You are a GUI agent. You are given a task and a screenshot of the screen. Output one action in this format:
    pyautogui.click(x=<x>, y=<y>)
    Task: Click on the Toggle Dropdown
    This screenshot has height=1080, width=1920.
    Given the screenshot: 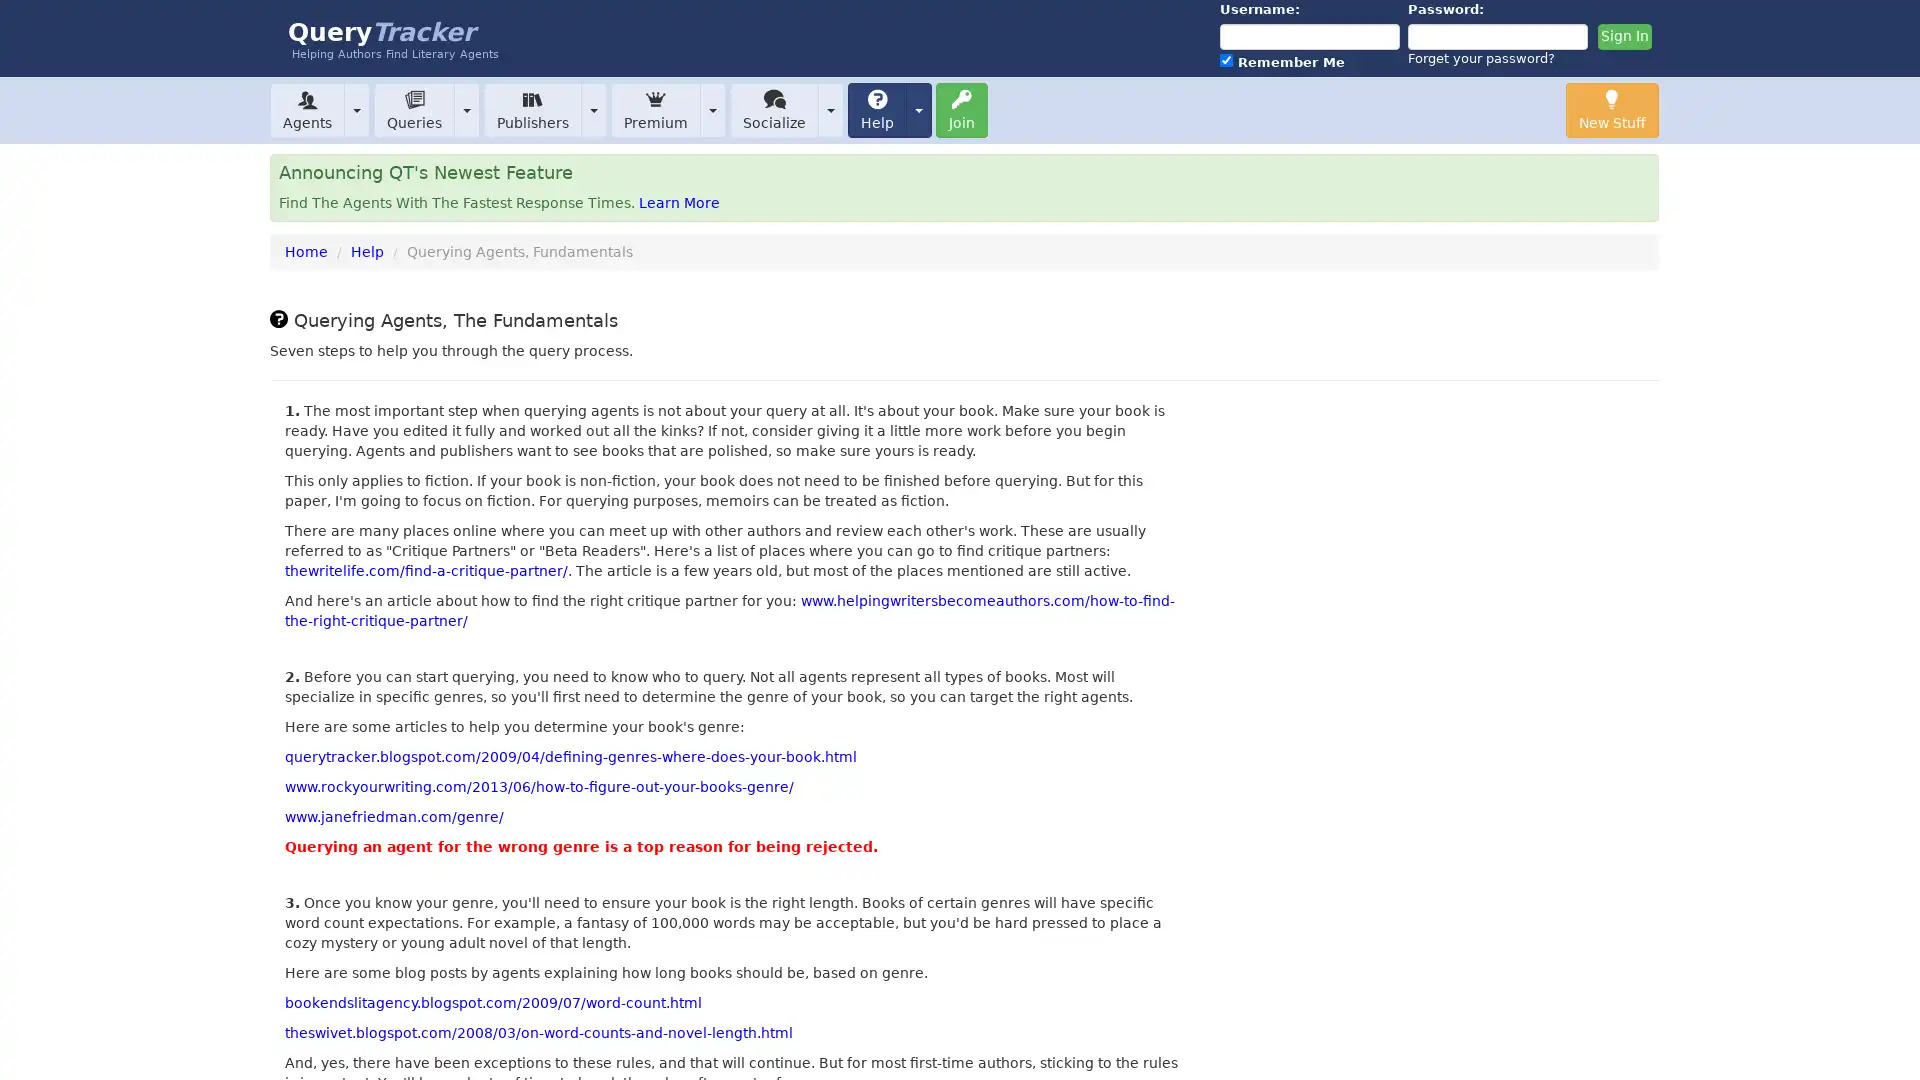 What is the action you would take?
    pyautogui.click(x=830, y=109)
    